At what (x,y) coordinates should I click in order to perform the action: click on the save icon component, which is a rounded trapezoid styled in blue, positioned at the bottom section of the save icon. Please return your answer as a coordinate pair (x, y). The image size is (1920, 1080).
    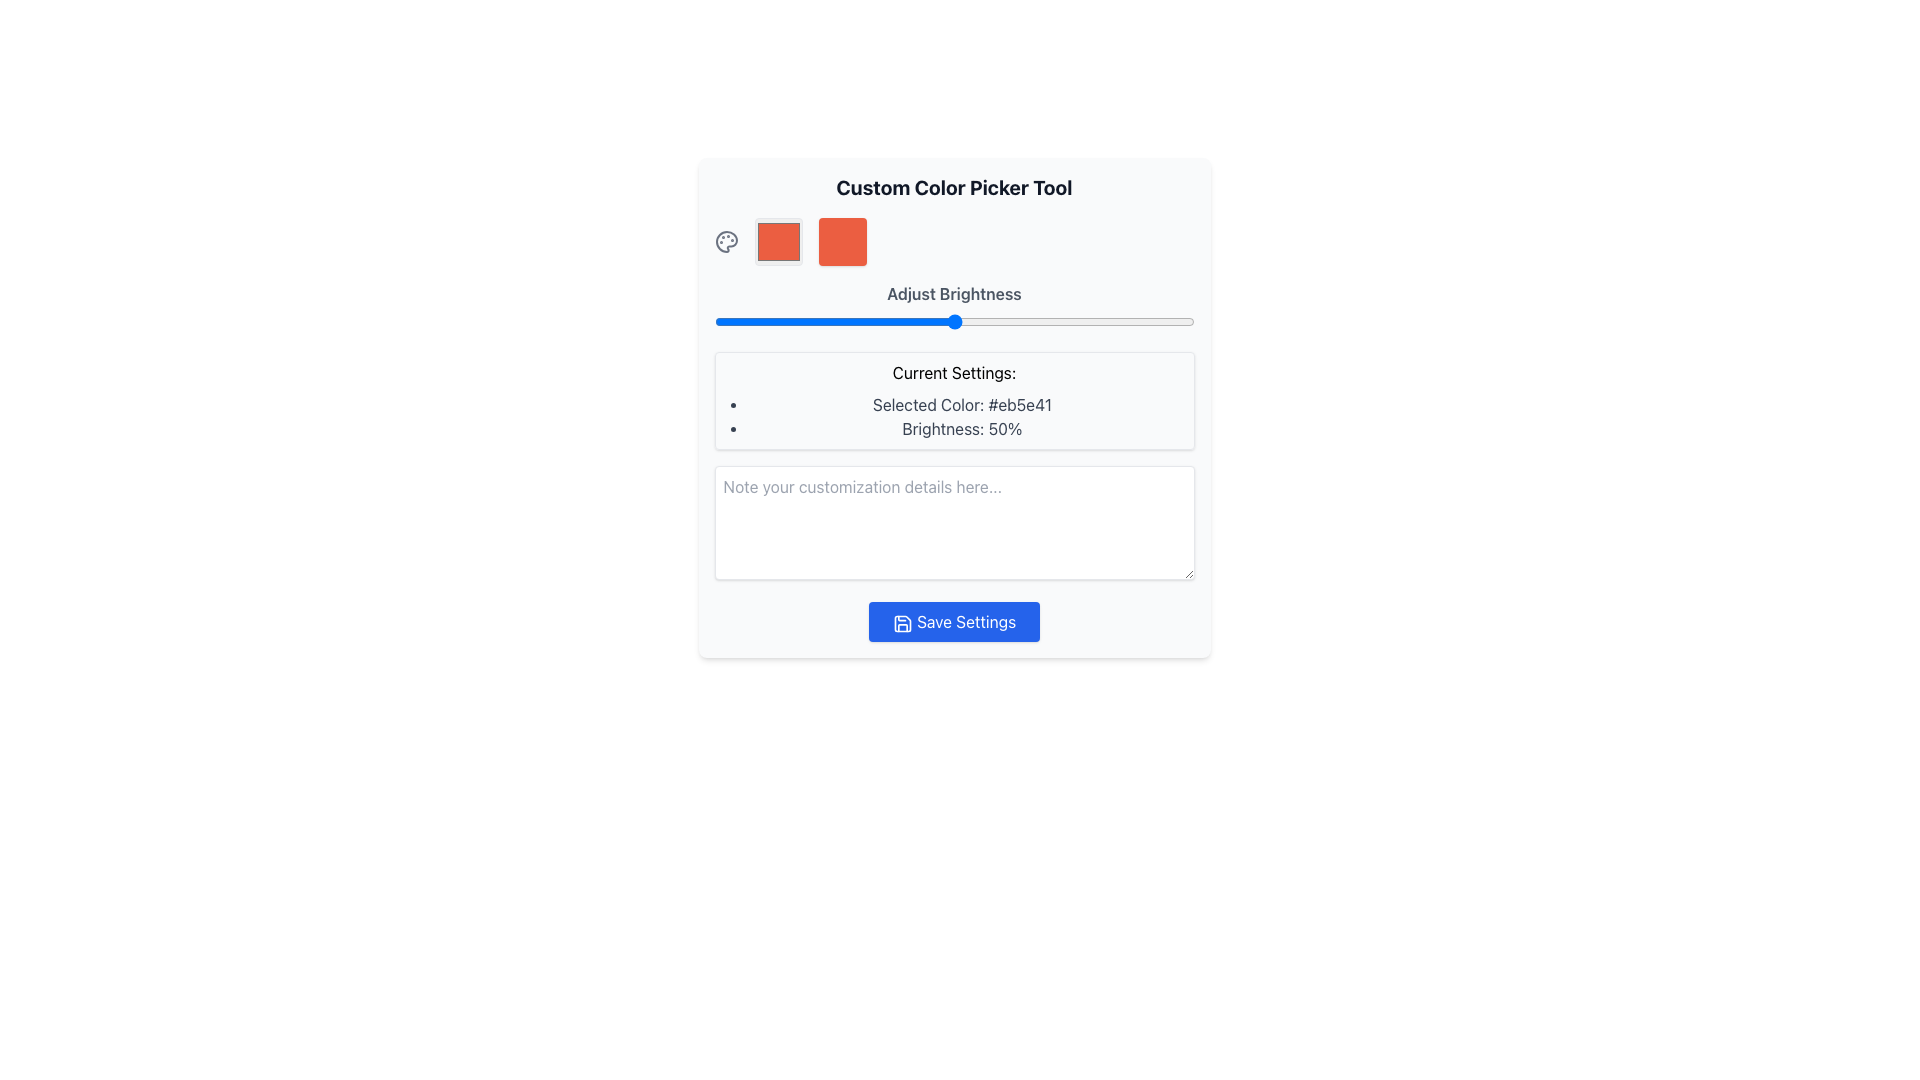
    Looking at the image, I should click on (901, 622).